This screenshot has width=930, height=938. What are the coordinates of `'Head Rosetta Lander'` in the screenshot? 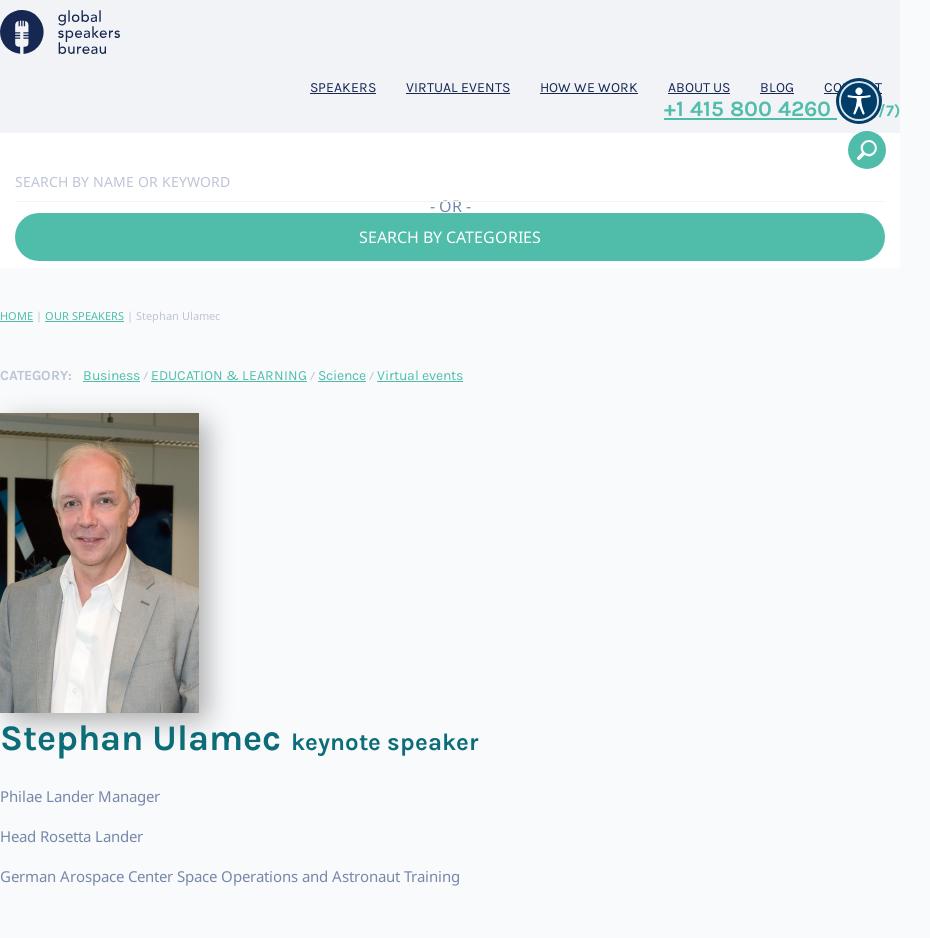 It's located at (70, 835).